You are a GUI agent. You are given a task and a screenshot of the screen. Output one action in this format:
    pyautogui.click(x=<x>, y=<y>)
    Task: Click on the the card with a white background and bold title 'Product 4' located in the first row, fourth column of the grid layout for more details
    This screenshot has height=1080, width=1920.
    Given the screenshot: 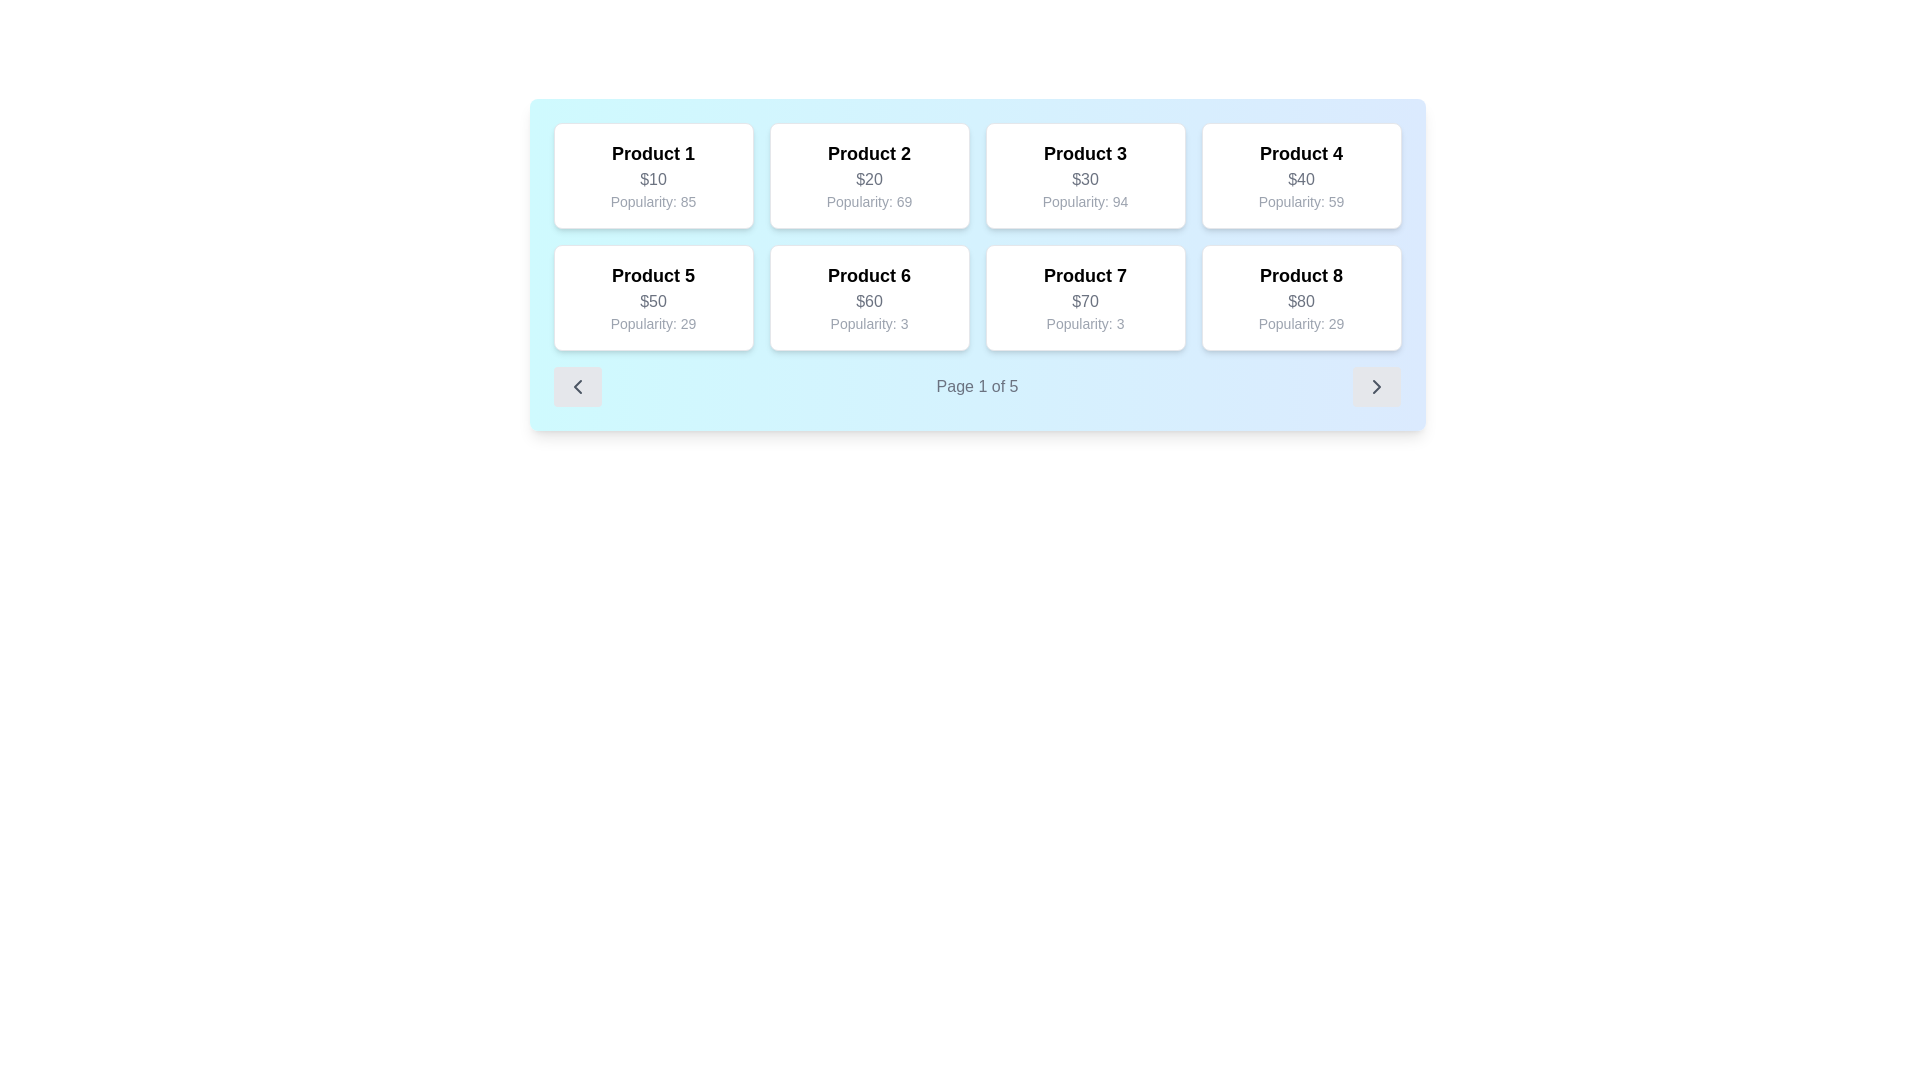 What is the action you would take?
    pyautogui.click(x=1301, y=175)
    